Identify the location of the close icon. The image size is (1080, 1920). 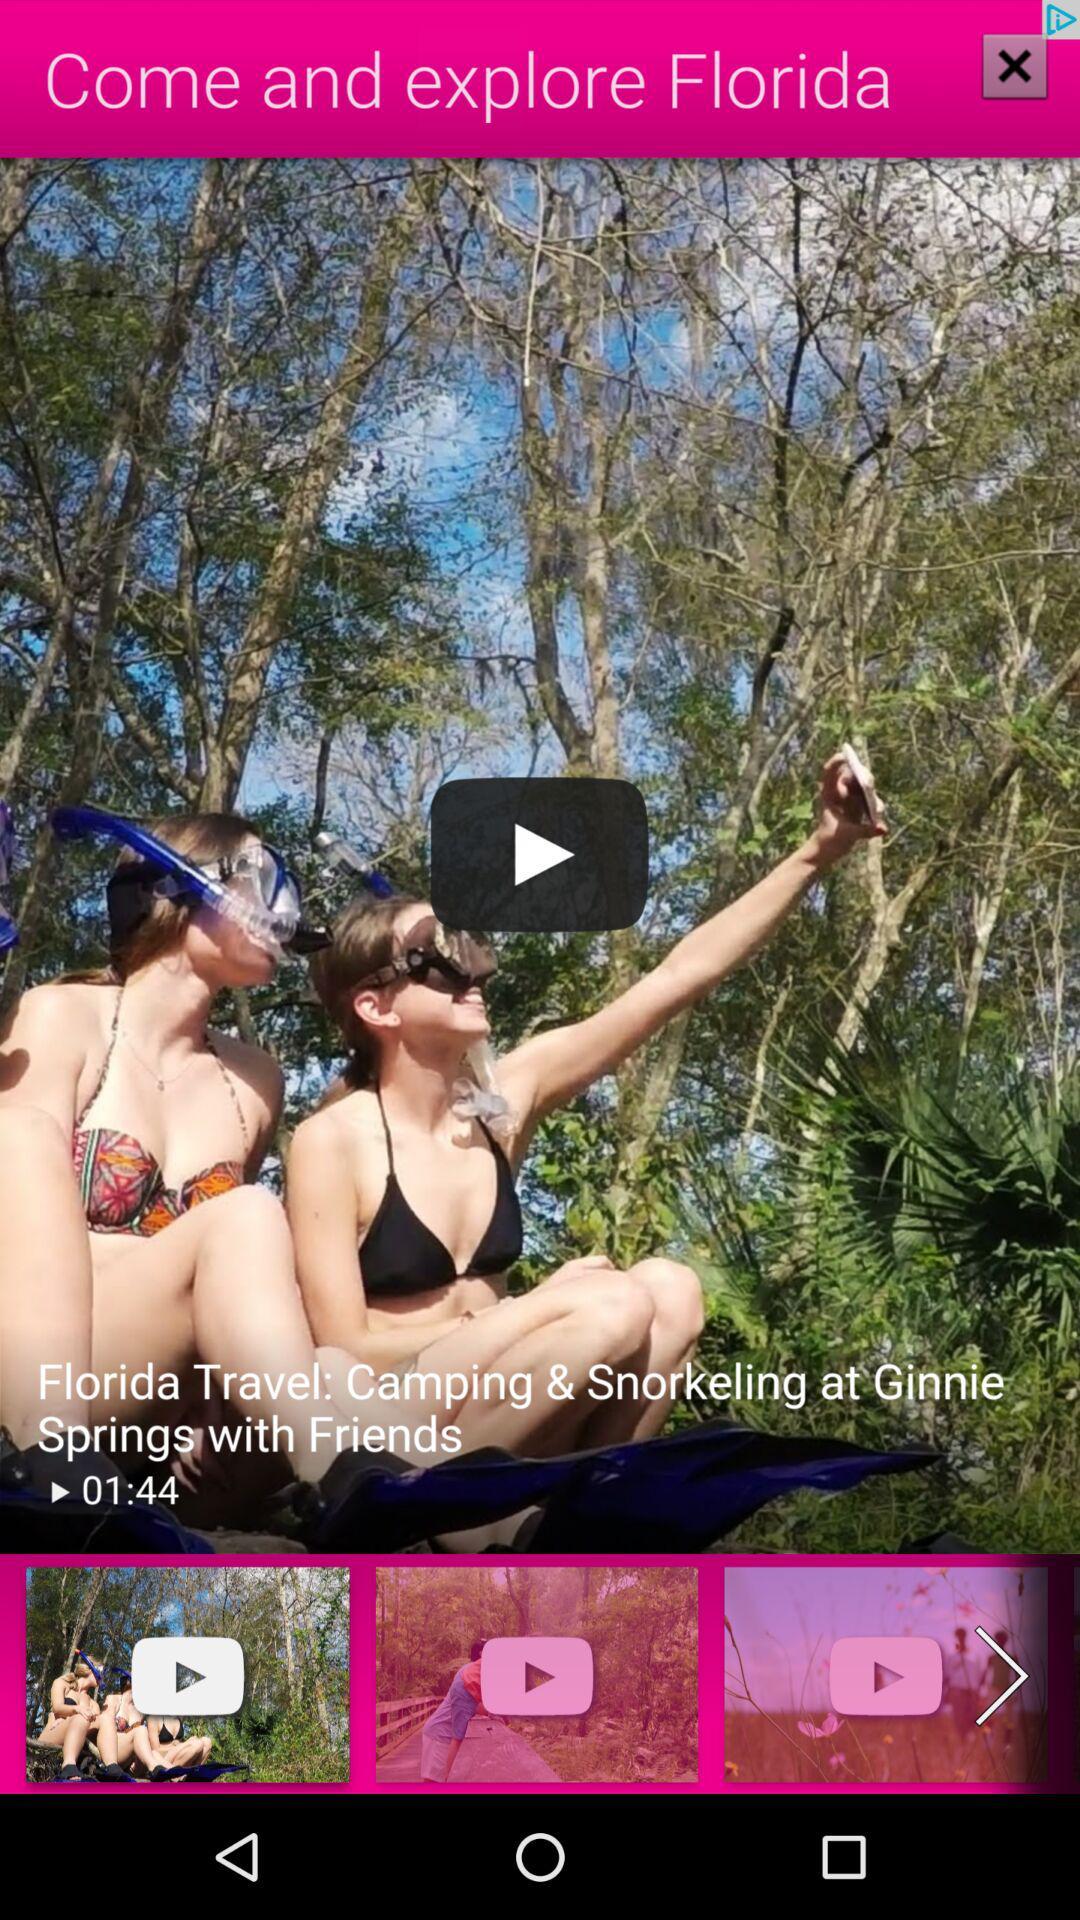
(1014, 70).